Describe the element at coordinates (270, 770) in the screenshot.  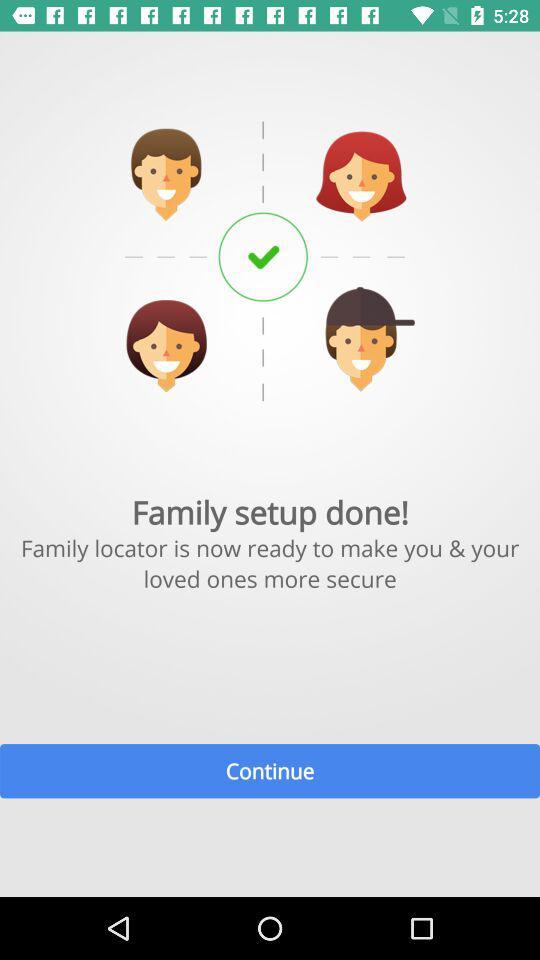
I see `the continue item` at that location.